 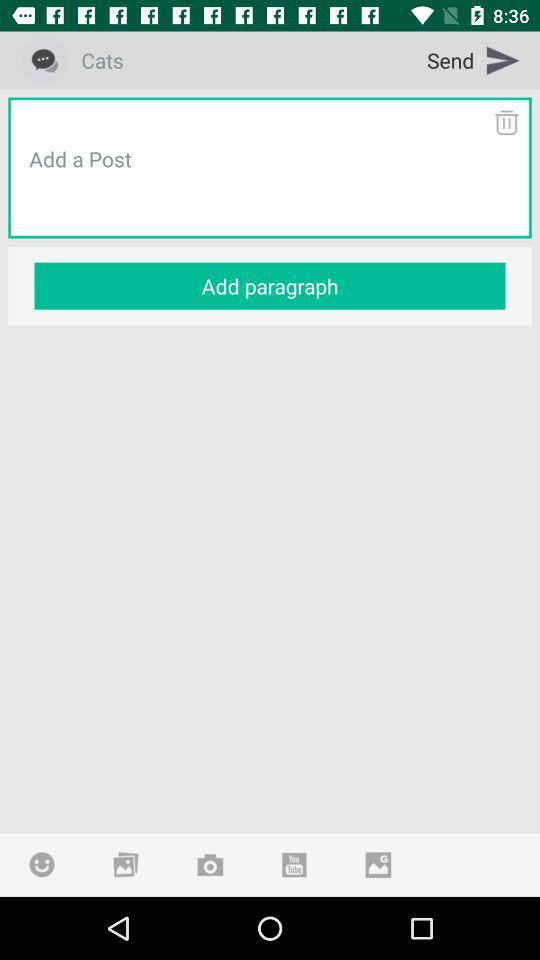 What do you see at coordinates (378, 863) in the screenshot?
I see `attach photo` at bounding box center [378, 863].